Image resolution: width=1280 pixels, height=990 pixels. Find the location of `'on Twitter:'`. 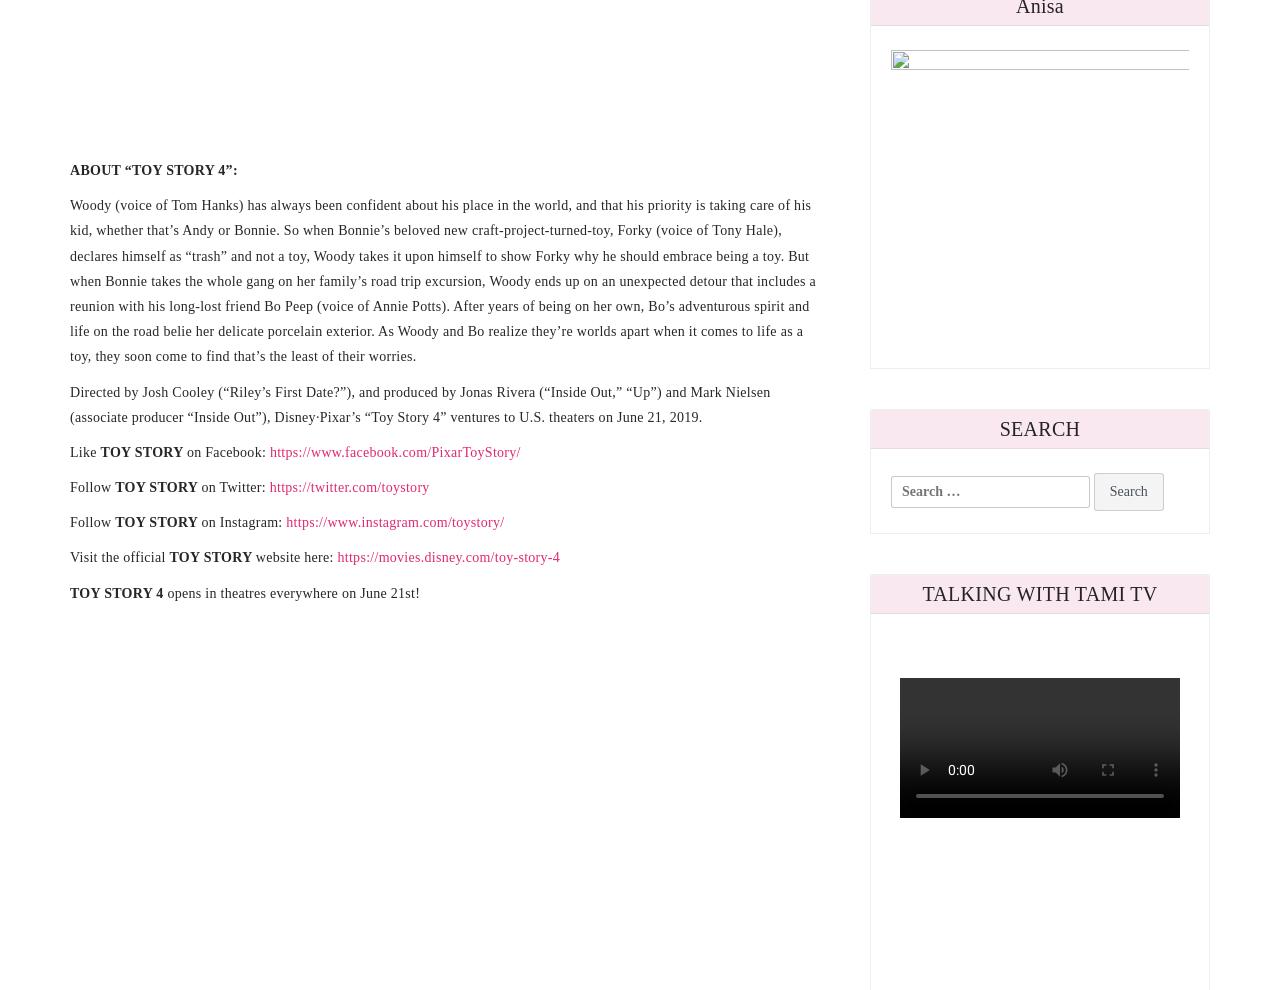

'on Twitter:' is located at coordinates (235, 487).